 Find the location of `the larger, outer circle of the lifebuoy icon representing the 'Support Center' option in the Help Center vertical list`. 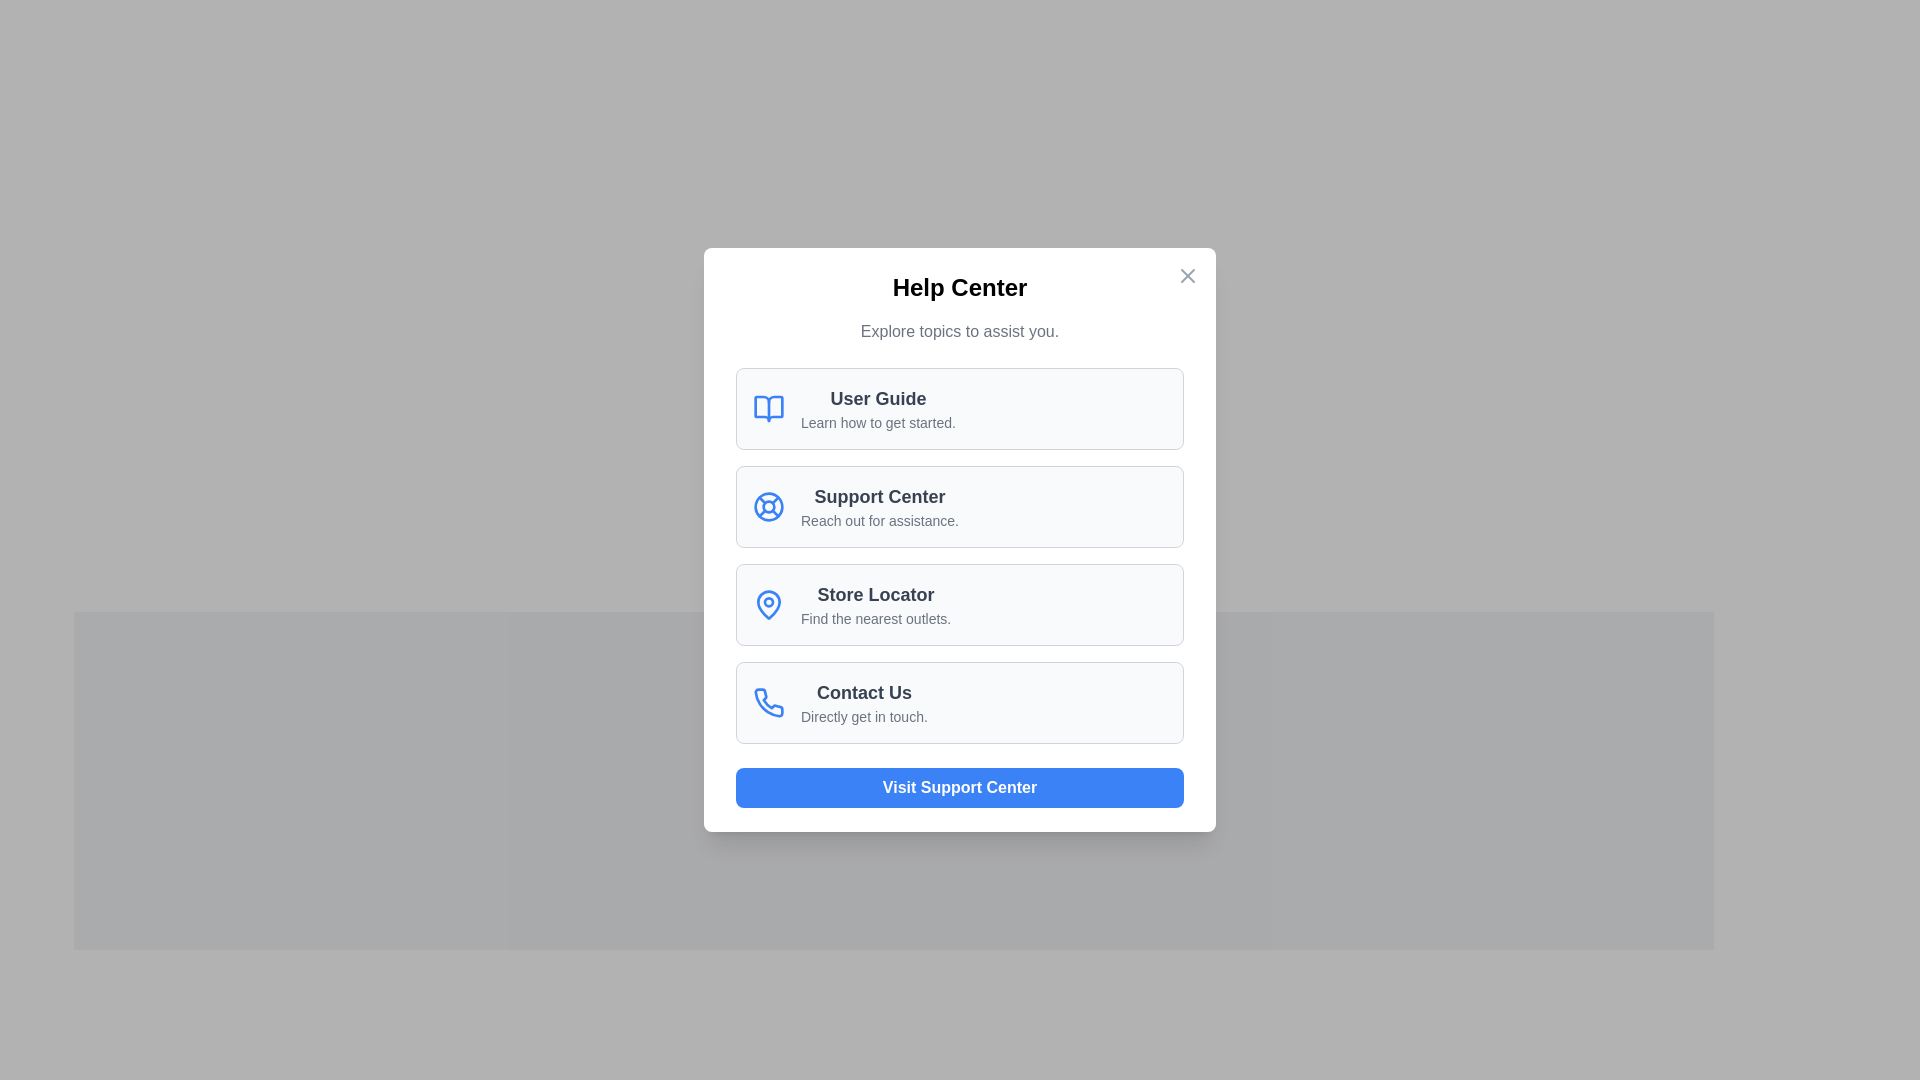

the larger, outer circle of the lifebuoy icon representing the 'Support Center' option in the Help Center vertical list is located at coordinates (767, 504).